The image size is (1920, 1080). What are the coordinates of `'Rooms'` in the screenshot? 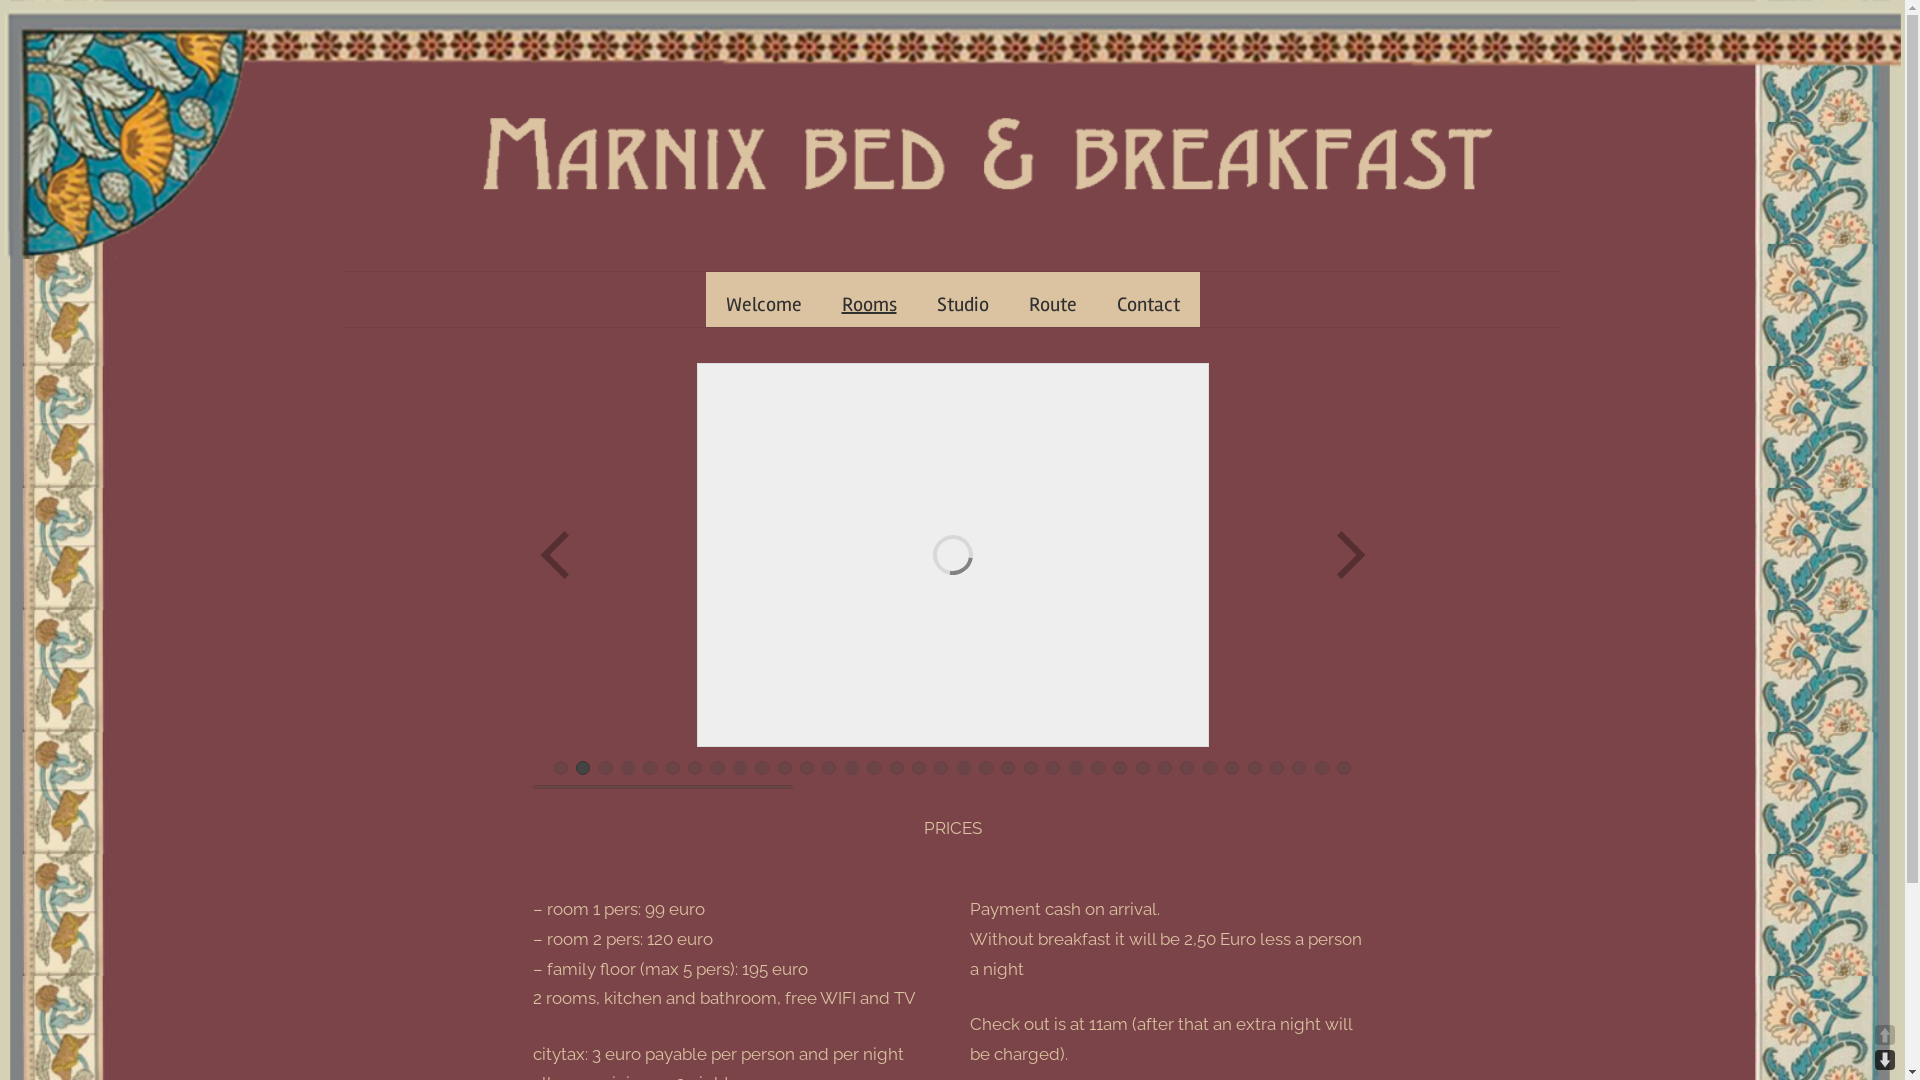 It's located at (869, 304).